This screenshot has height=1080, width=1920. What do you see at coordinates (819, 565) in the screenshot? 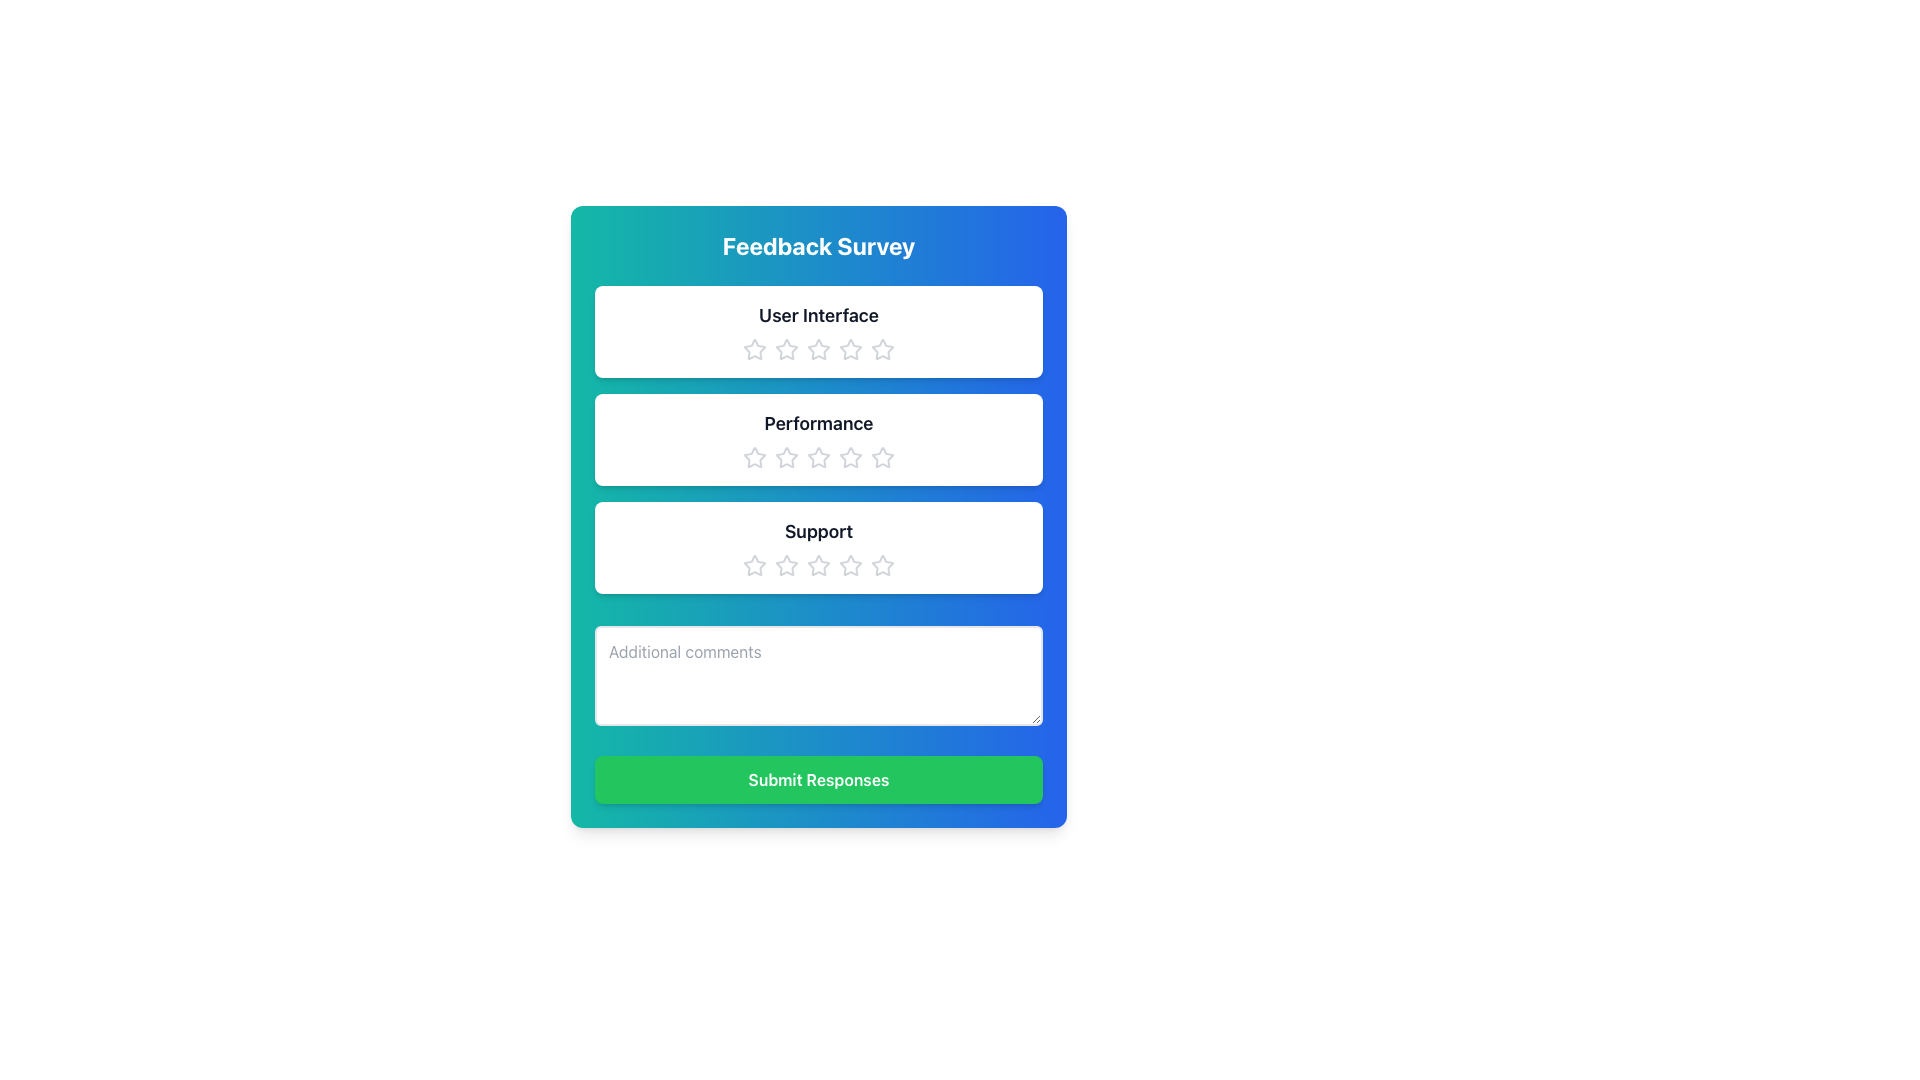
I see `the third star icon in the rating group under the 'Support' section` at bounding box center [819, 565].